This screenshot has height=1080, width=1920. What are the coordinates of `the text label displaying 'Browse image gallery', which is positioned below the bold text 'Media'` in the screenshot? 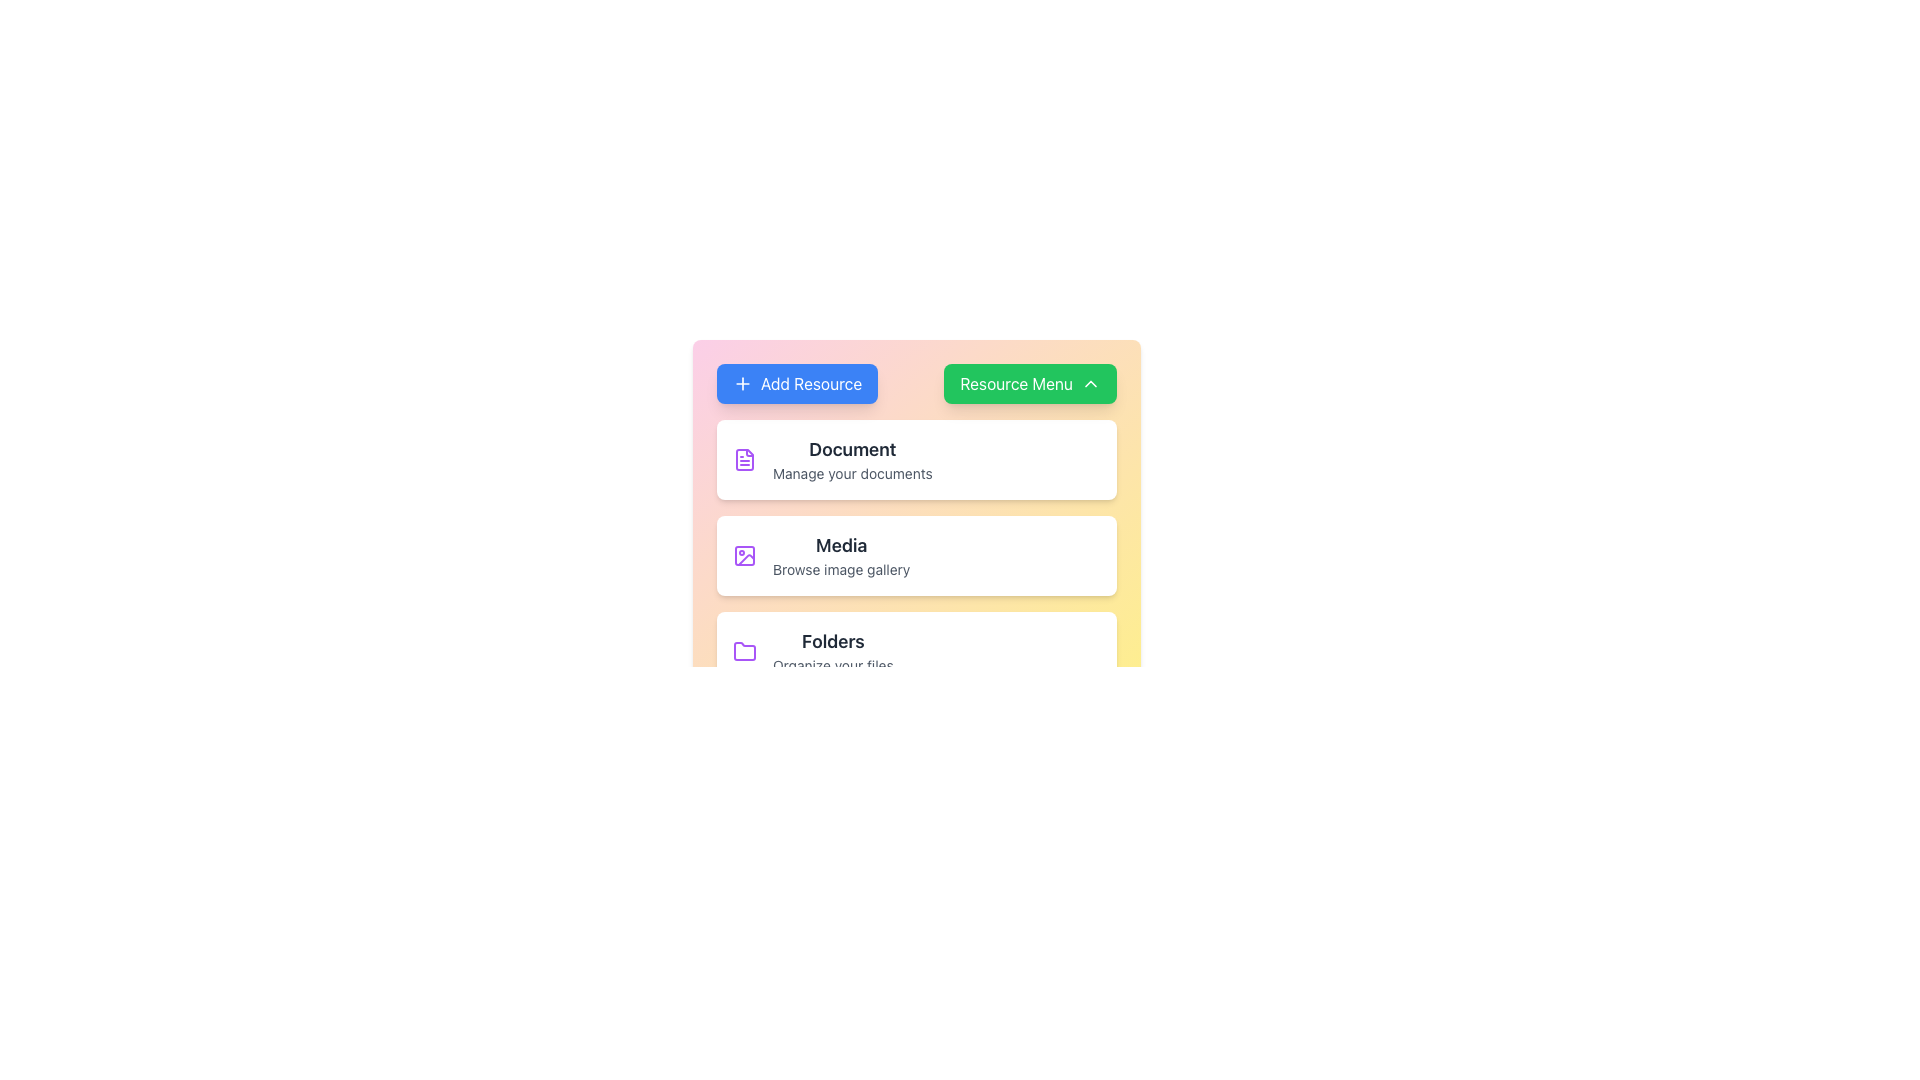 It's located at (841, 570).